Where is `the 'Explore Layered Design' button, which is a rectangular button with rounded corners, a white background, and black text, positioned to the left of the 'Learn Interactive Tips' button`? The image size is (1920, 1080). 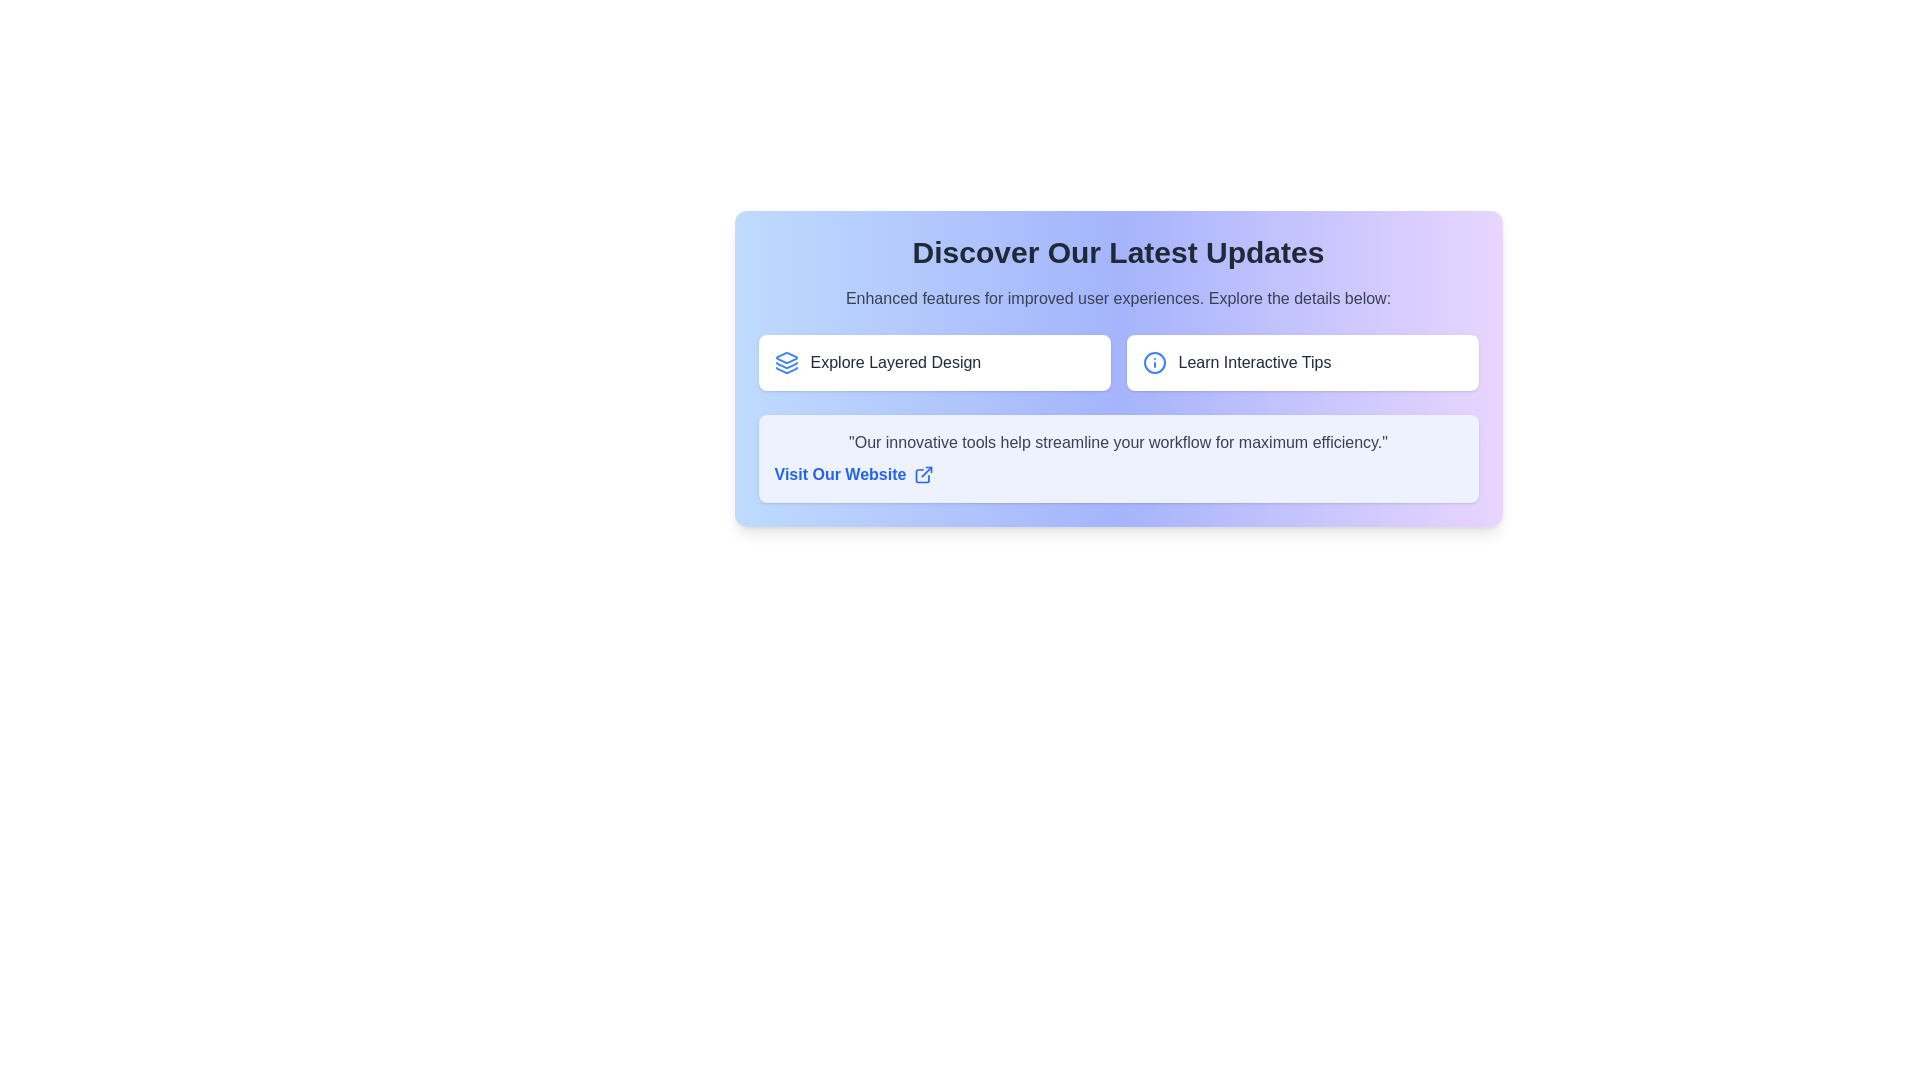
the 'Explore Layered Design' button, which is a rectangular button with rounded corners, a white background, and black text, positioned to the left of the 'Learn Interactive Tips' button is located at coordinates (933, 362).